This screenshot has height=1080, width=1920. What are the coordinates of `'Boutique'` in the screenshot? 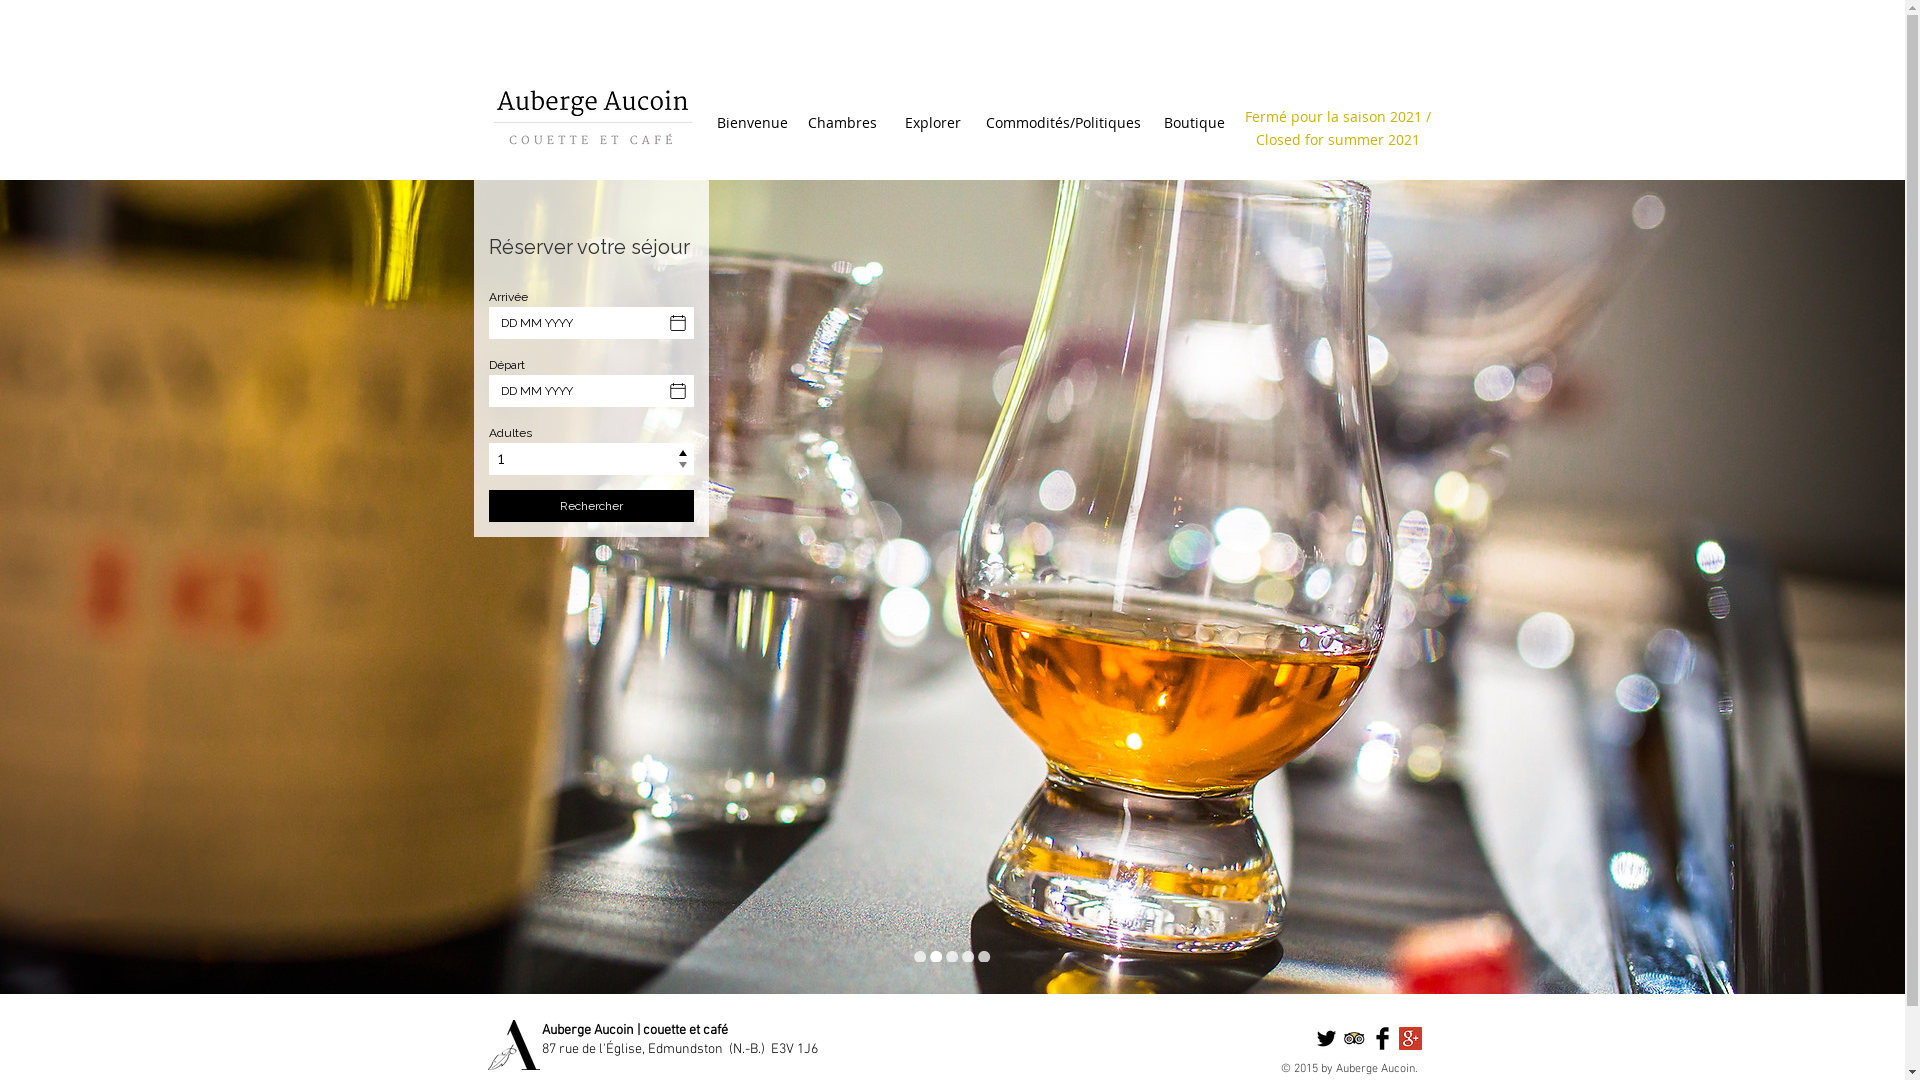 It's located at (1150, 123).